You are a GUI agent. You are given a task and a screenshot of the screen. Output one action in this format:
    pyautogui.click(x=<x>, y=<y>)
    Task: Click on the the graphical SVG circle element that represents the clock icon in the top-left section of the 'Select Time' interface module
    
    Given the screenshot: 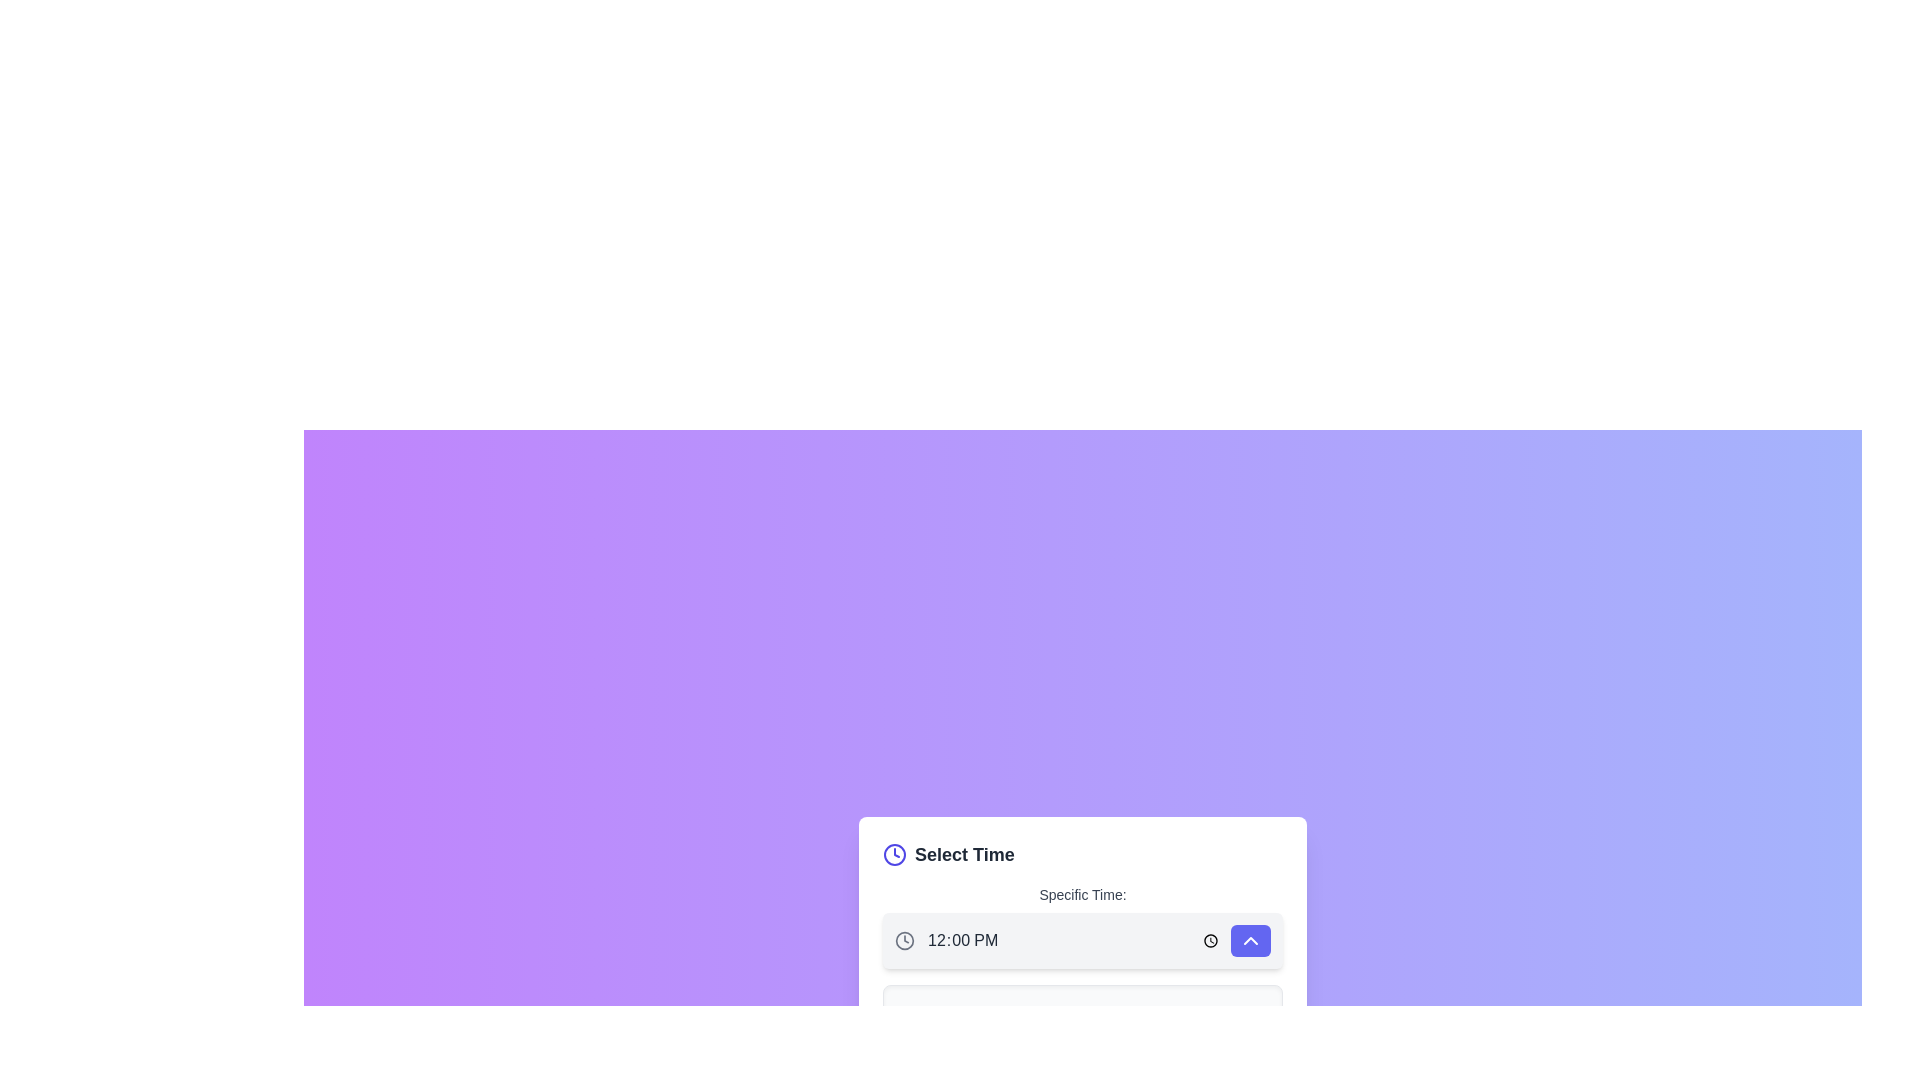 What is the action you would take?
    pyautogui.click(x=904, y=941)
    